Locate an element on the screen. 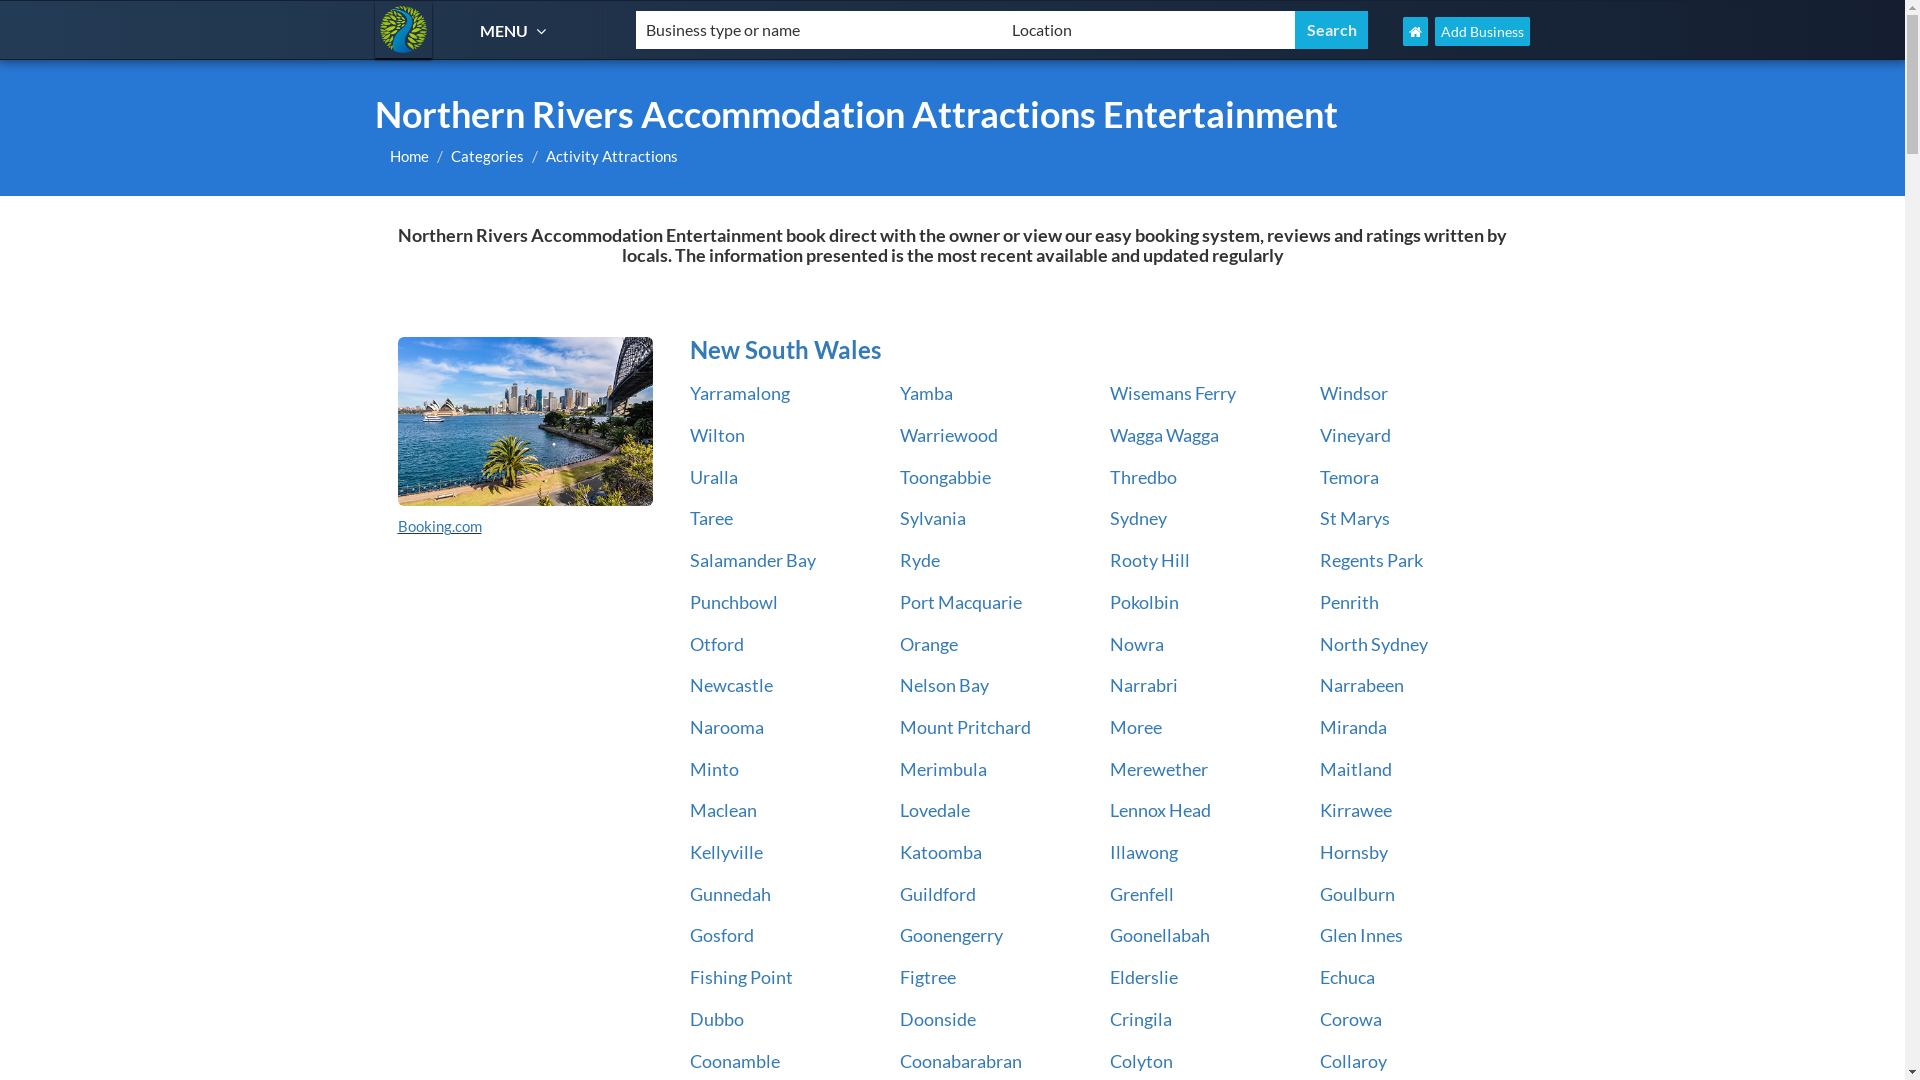  'Sydney' is located at coordinates (1108, 516).